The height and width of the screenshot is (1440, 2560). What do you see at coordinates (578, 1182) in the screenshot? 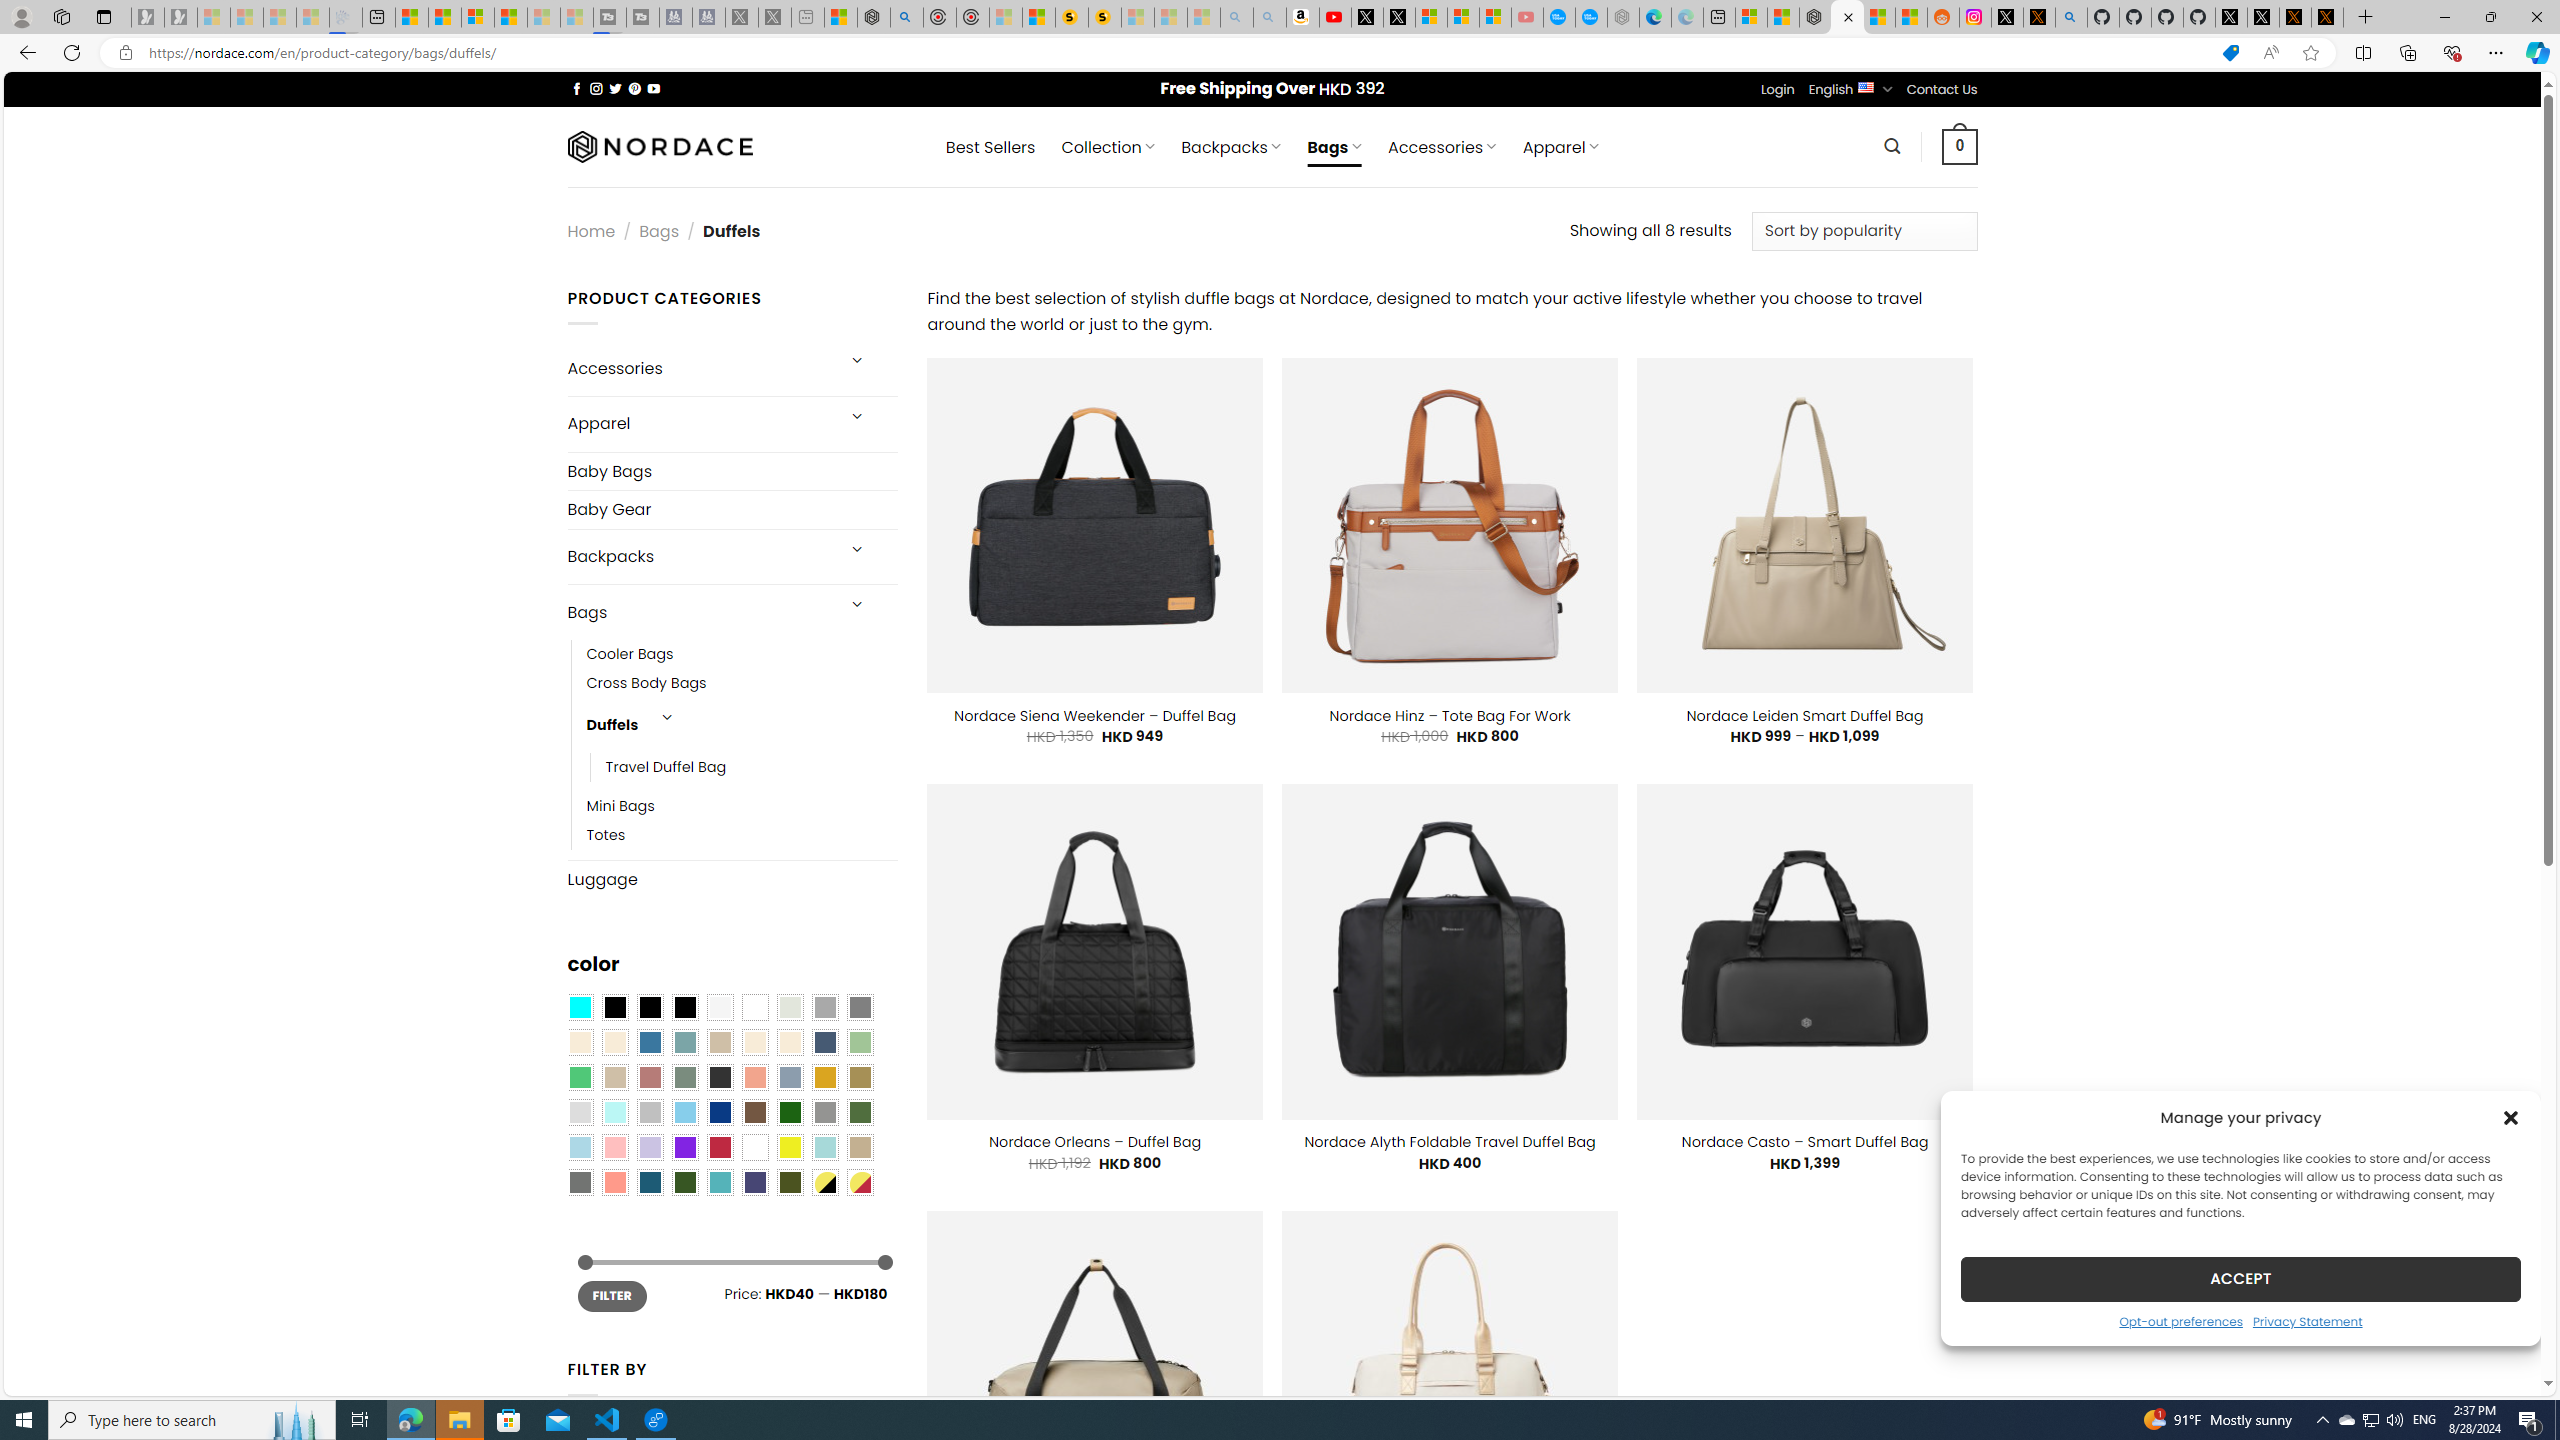
I see `'Dull Nickle'` at bounding box center [578, 1182].